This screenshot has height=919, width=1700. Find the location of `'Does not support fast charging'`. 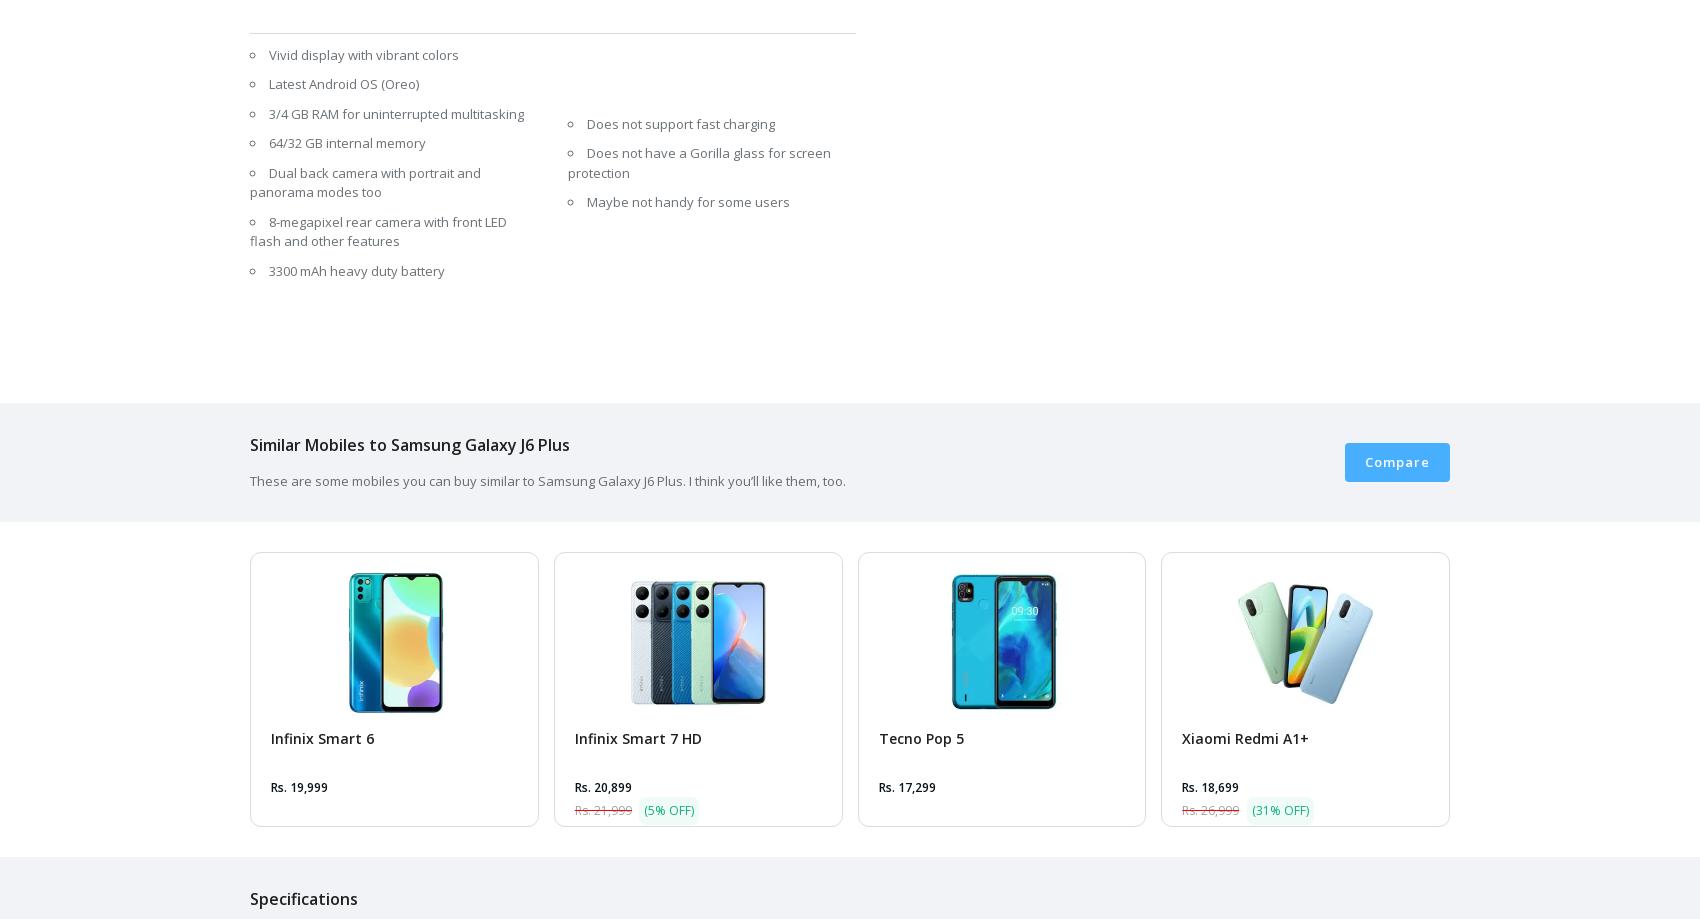

'Does not support fast charging' is located at coordinates (681, 121).